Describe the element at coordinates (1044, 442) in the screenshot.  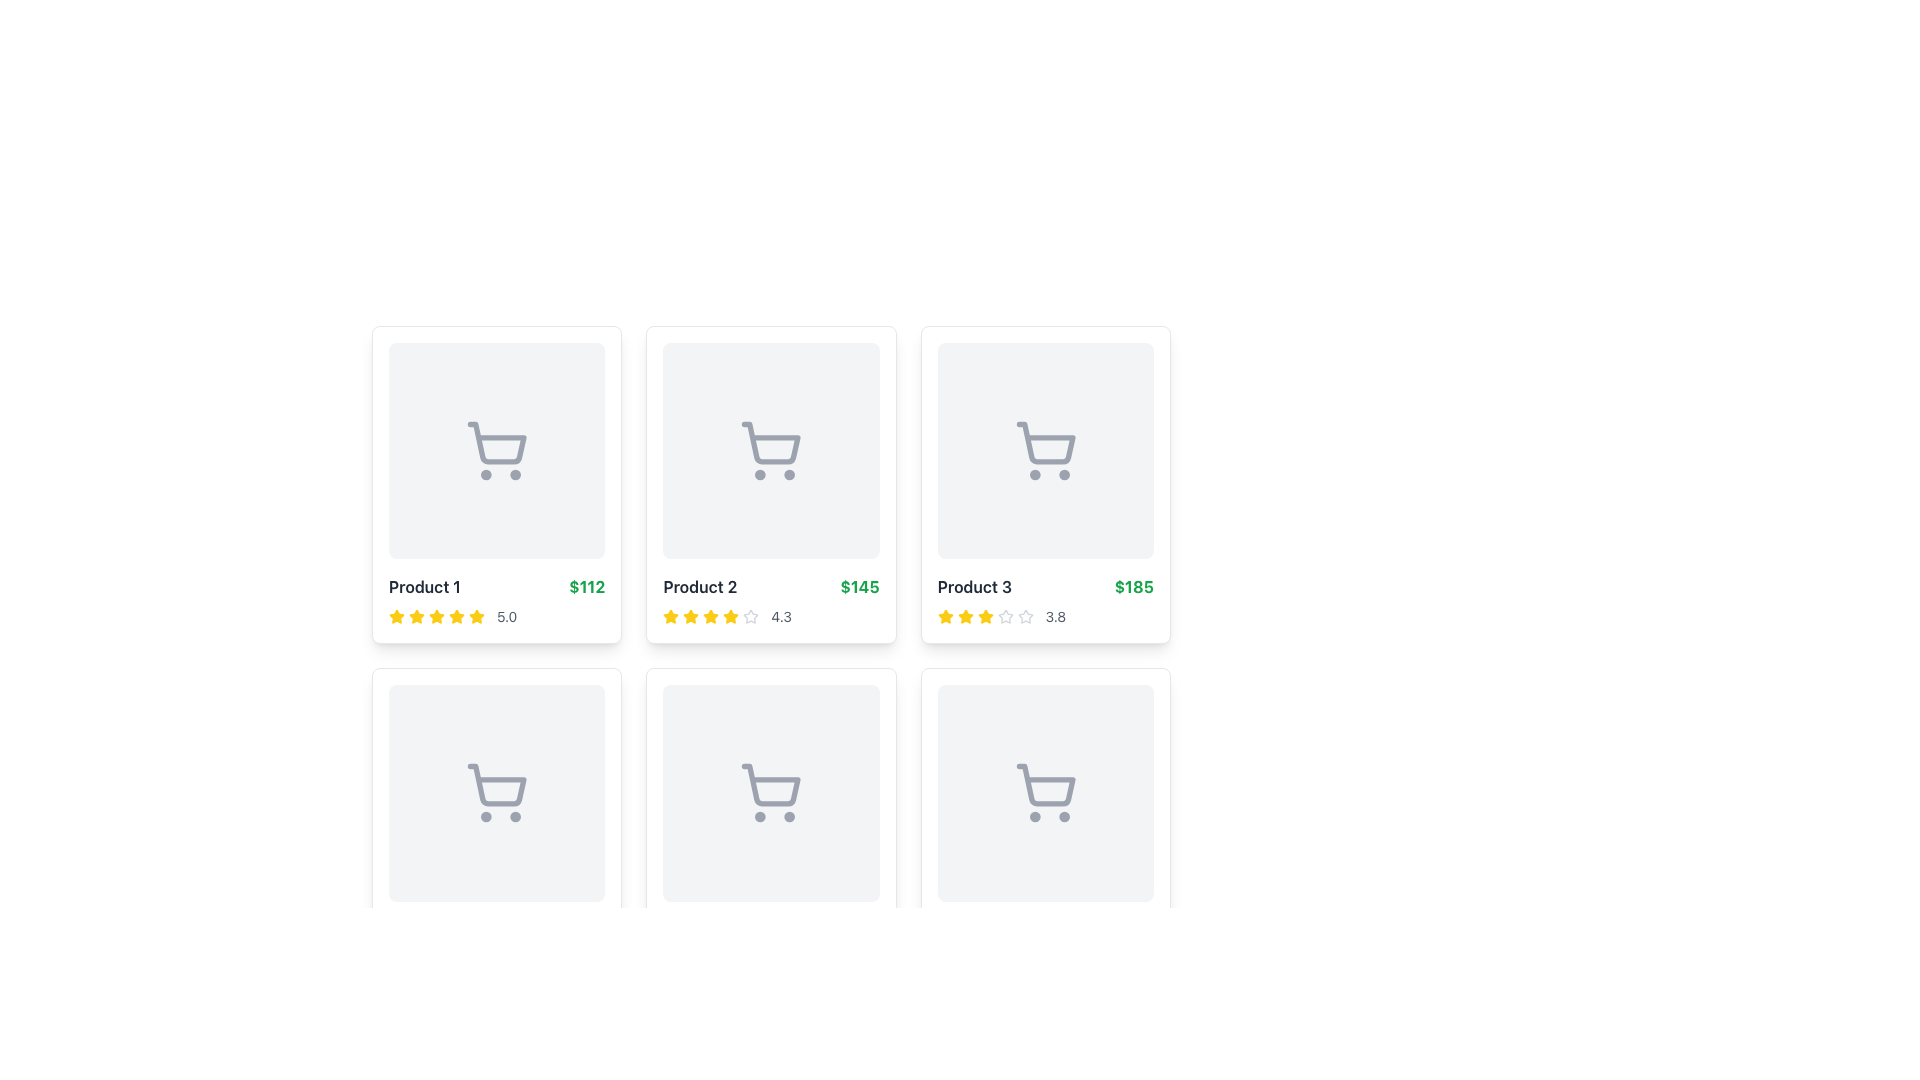
I see `the cart icon located above the text 'Product 3' and '$185' to interact with it` at that location.